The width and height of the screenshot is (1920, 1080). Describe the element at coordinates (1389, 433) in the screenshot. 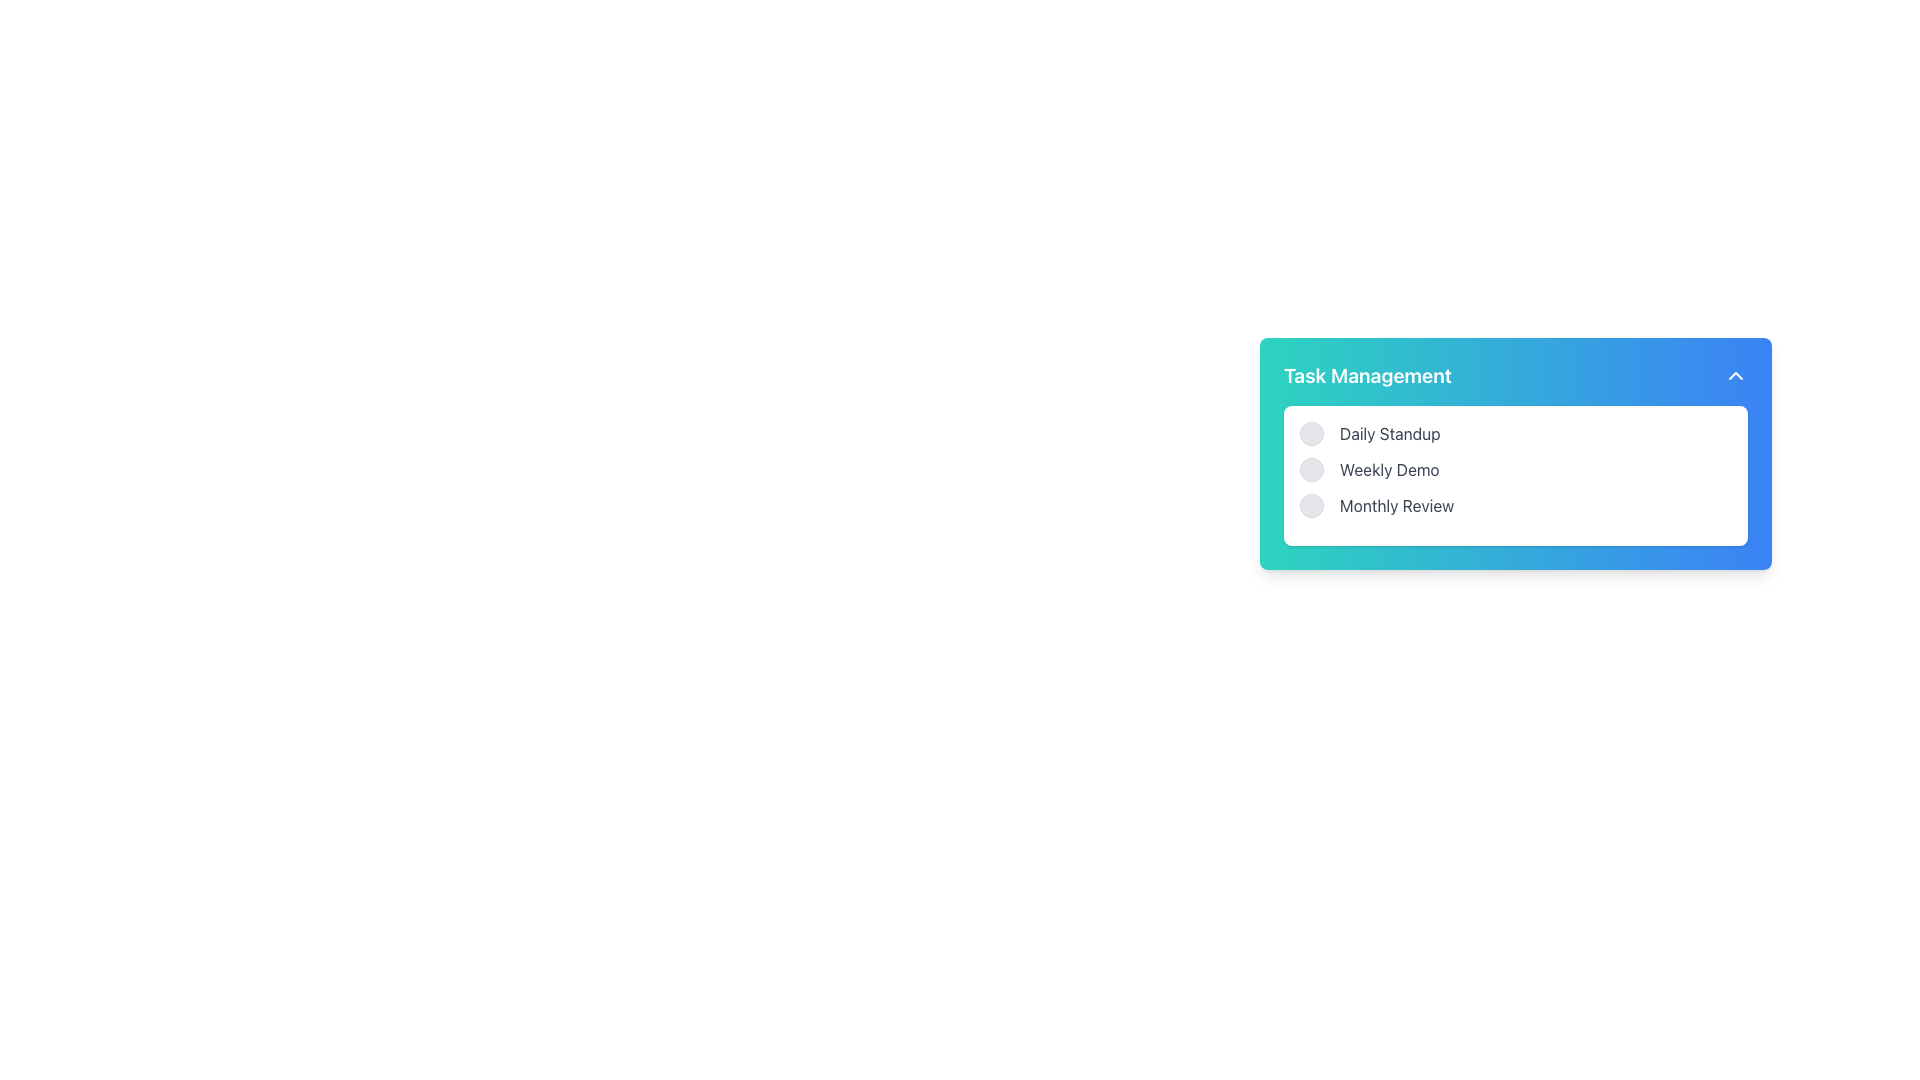

I see `the 'Daily Standup' text label, which is styled in gray and located in the first row of the 'Task Management' list, to the right of a circular icon` at that location.